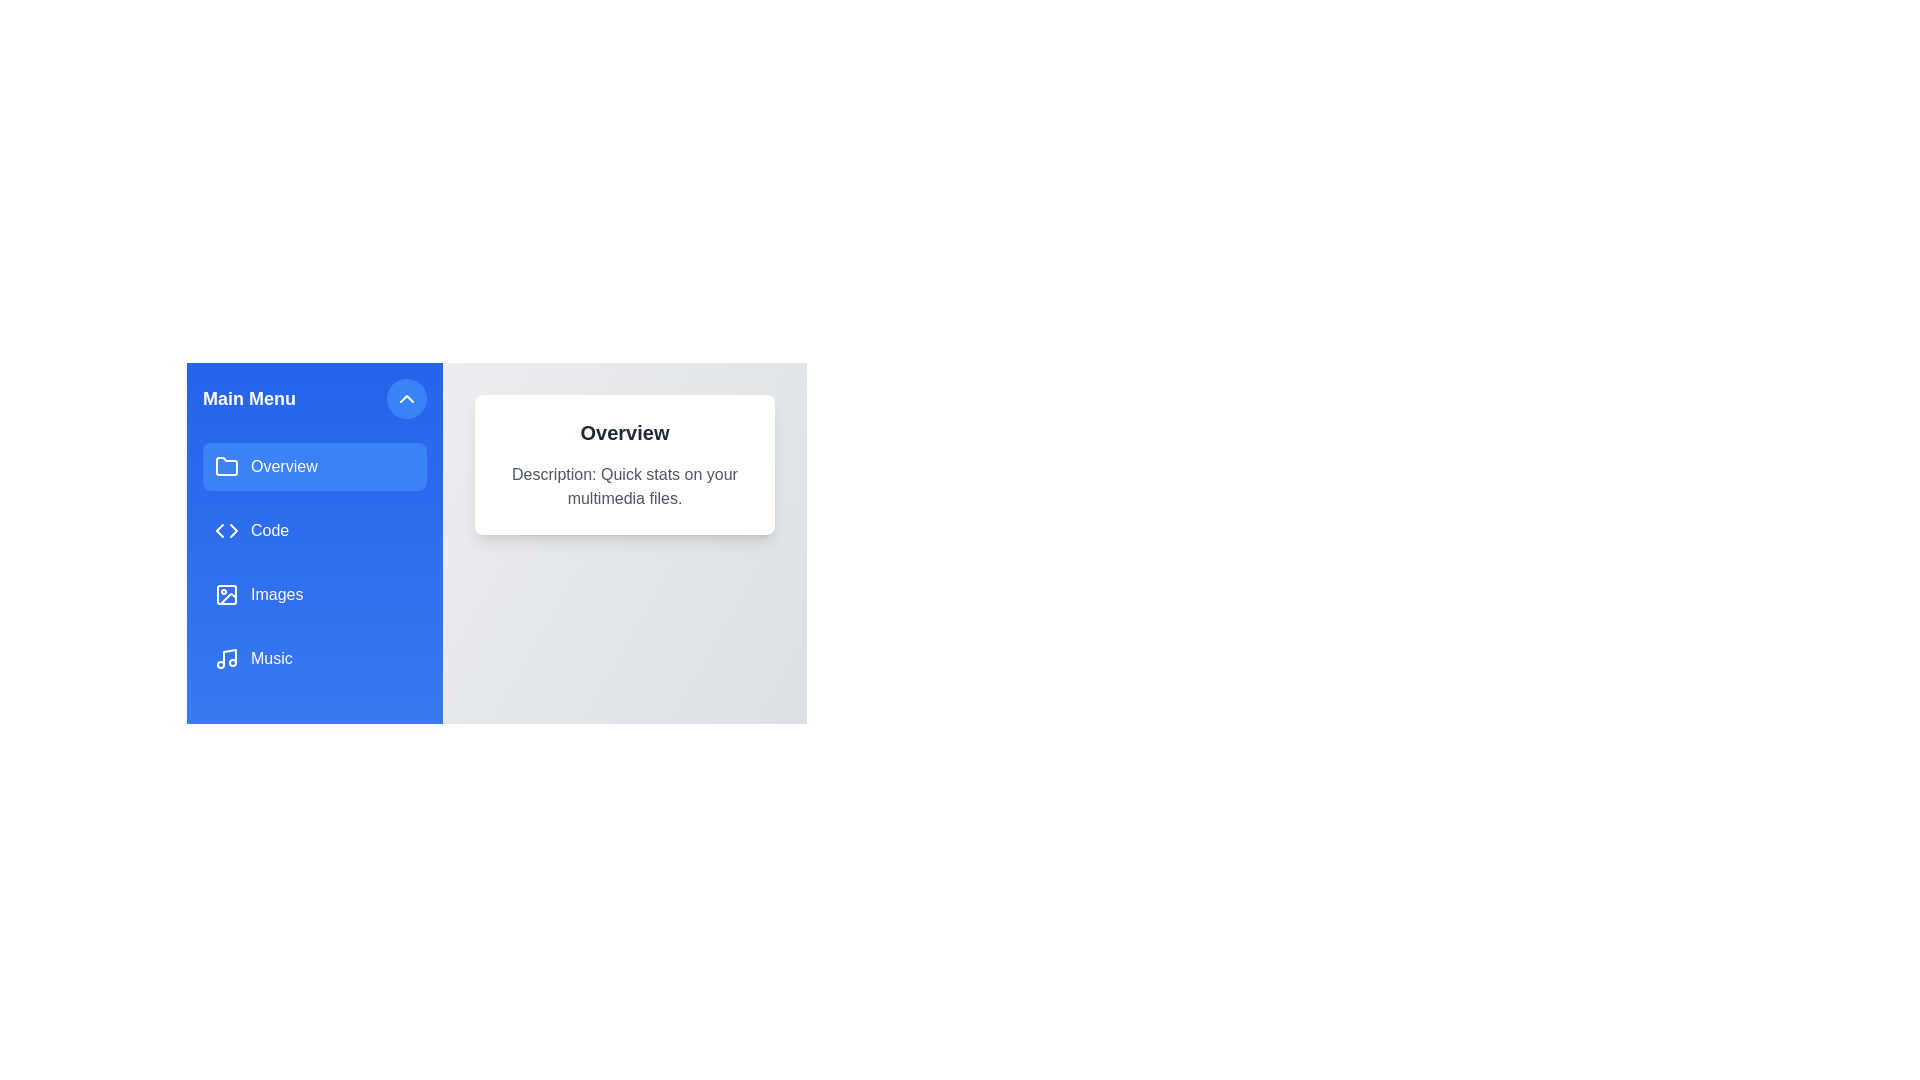  What do you see at coordinates (406, 398) in the screenshot?
I see `the chevron-shaped icon with a blue background located at the top-right corner of the vertical navigation menu` at bounding box center [406, 398].